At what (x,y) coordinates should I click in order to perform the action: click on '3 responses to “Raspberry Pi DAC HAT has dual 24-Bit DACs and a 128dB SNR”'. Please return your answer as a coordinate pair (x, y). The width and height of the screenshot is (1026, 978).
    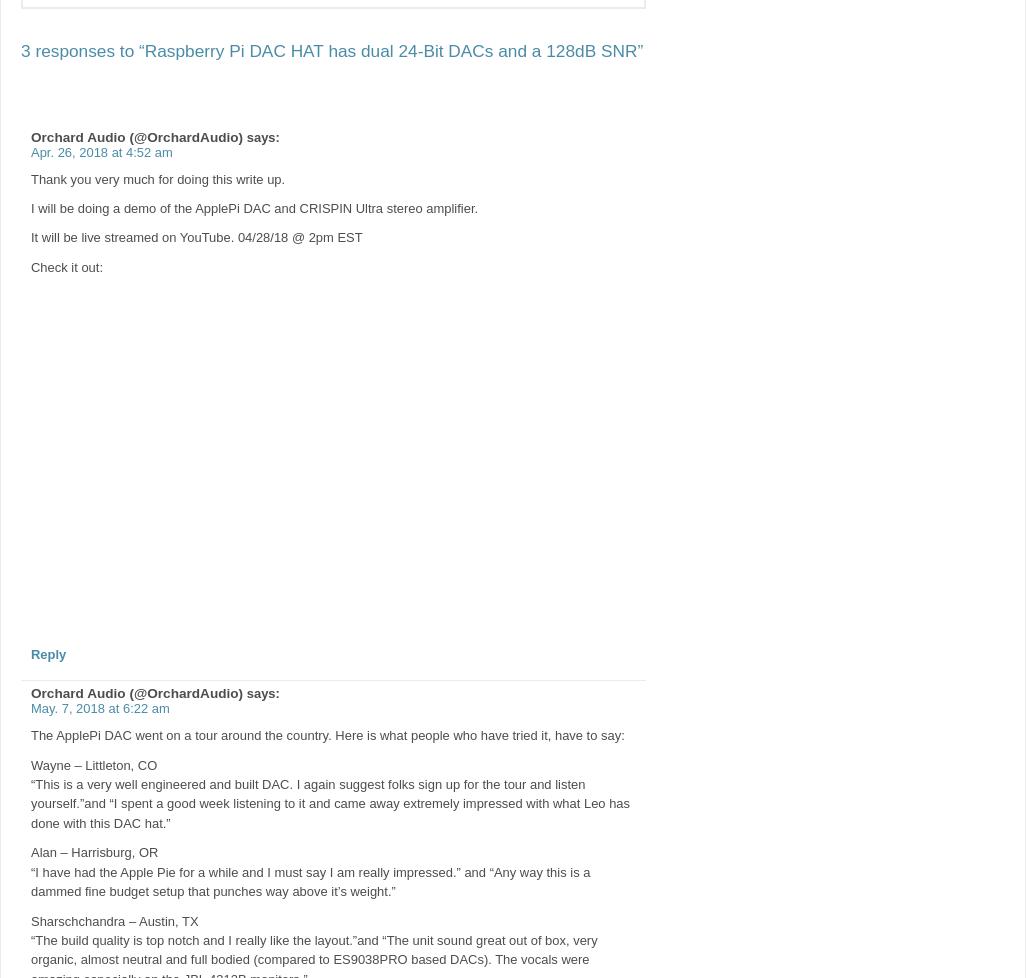
    Looking at the image, I should click on (332, 49).